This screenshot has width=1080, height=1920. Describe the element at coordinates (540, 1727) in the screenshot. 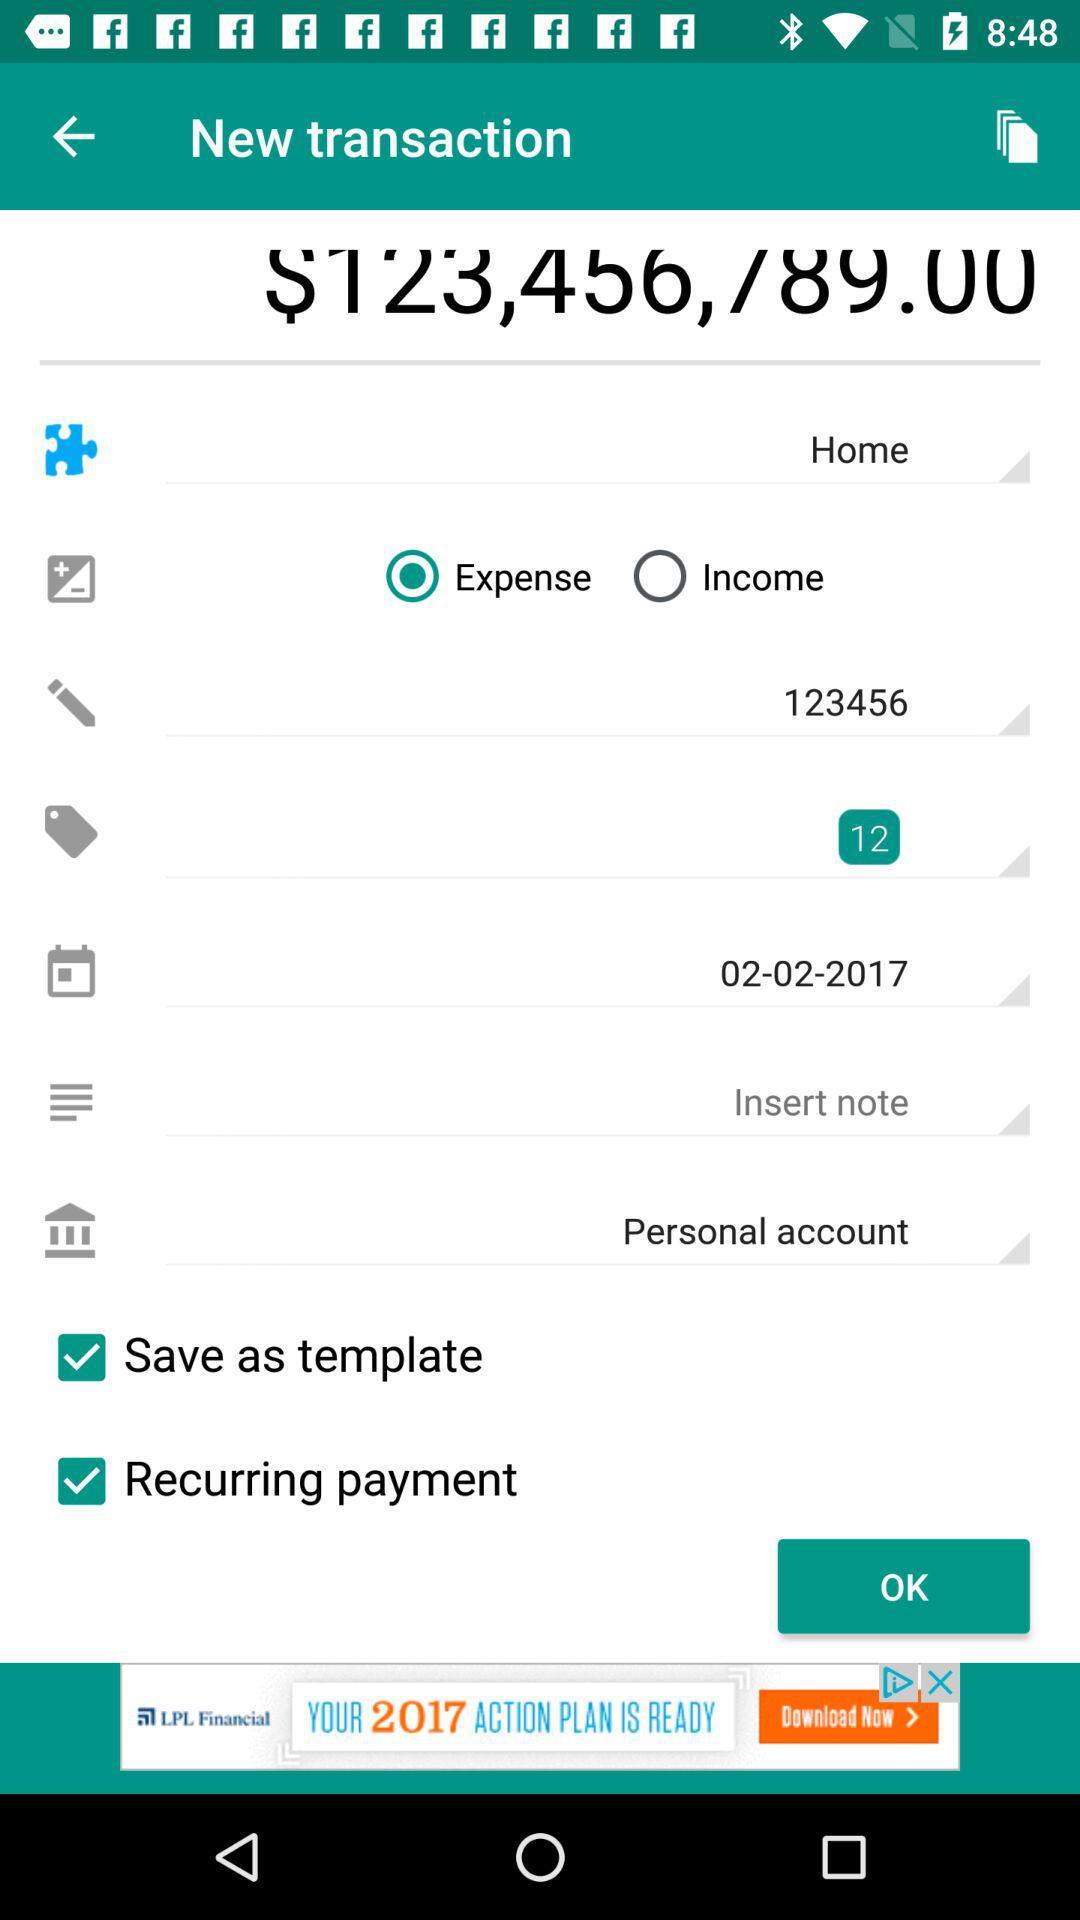

I see `more information about an advertisement` at that location.